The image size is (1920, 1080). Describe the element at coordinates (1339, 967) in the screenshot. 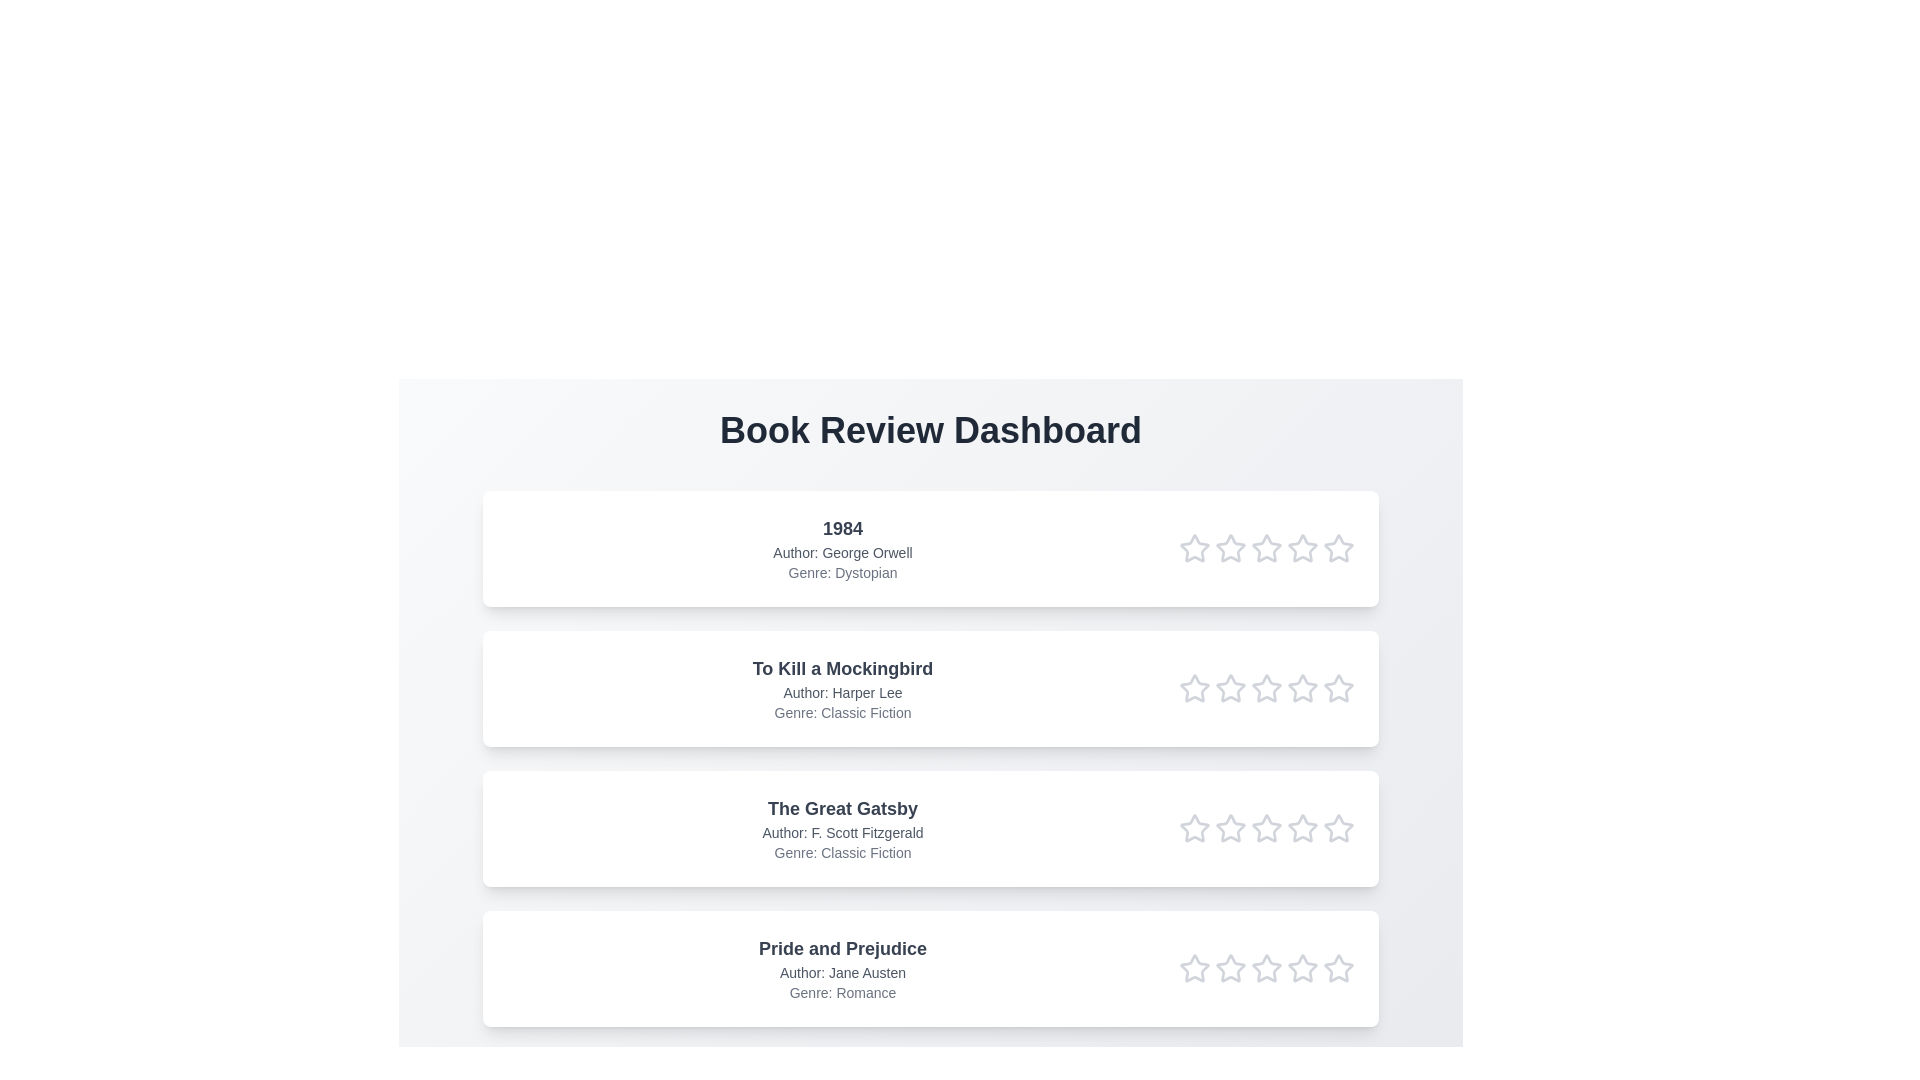

I see `the rating of the book 'Pride and Prejudice' to 5 stars by clicking on the respective star` at that location.